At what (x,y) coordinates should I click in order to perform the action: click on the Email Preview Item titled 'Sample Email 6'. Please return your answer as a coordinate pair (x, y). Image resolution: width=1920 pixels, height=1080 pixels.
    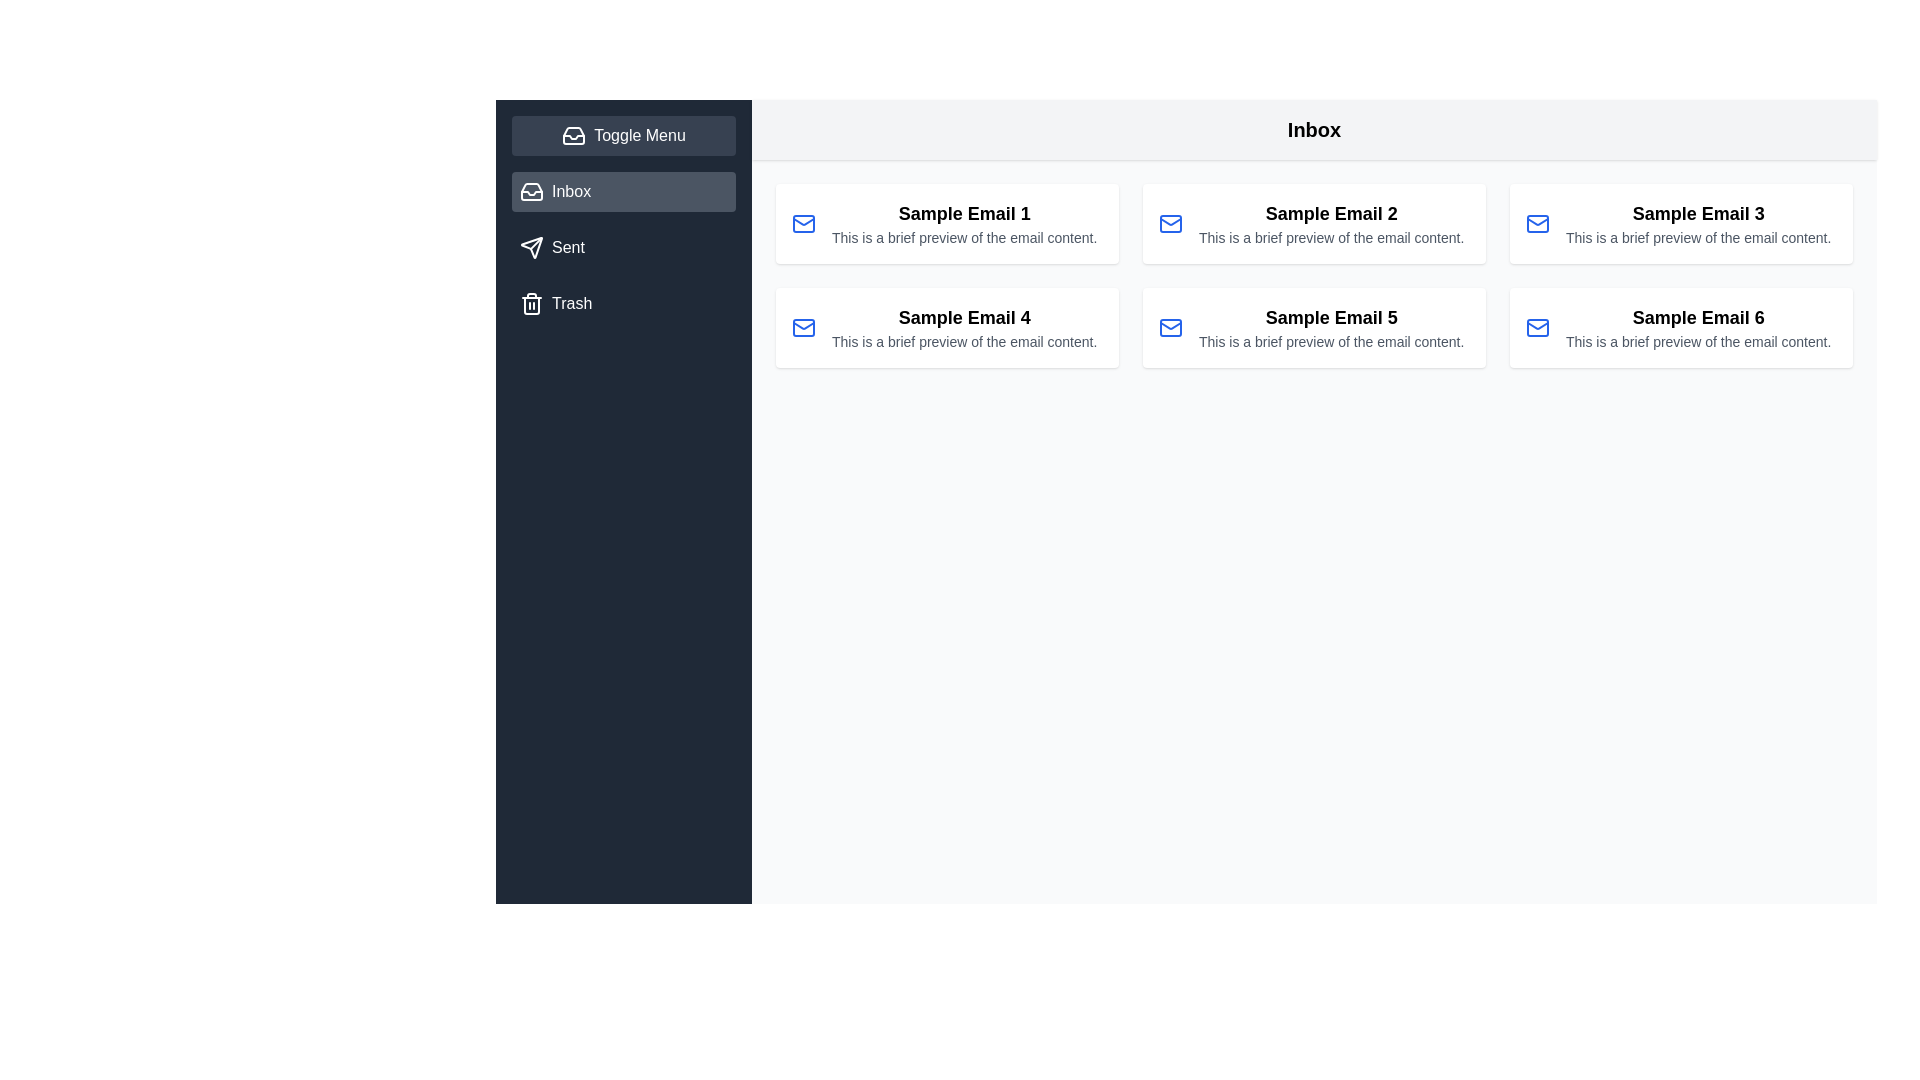
    Looking at the image, I should click on (1697, 326).